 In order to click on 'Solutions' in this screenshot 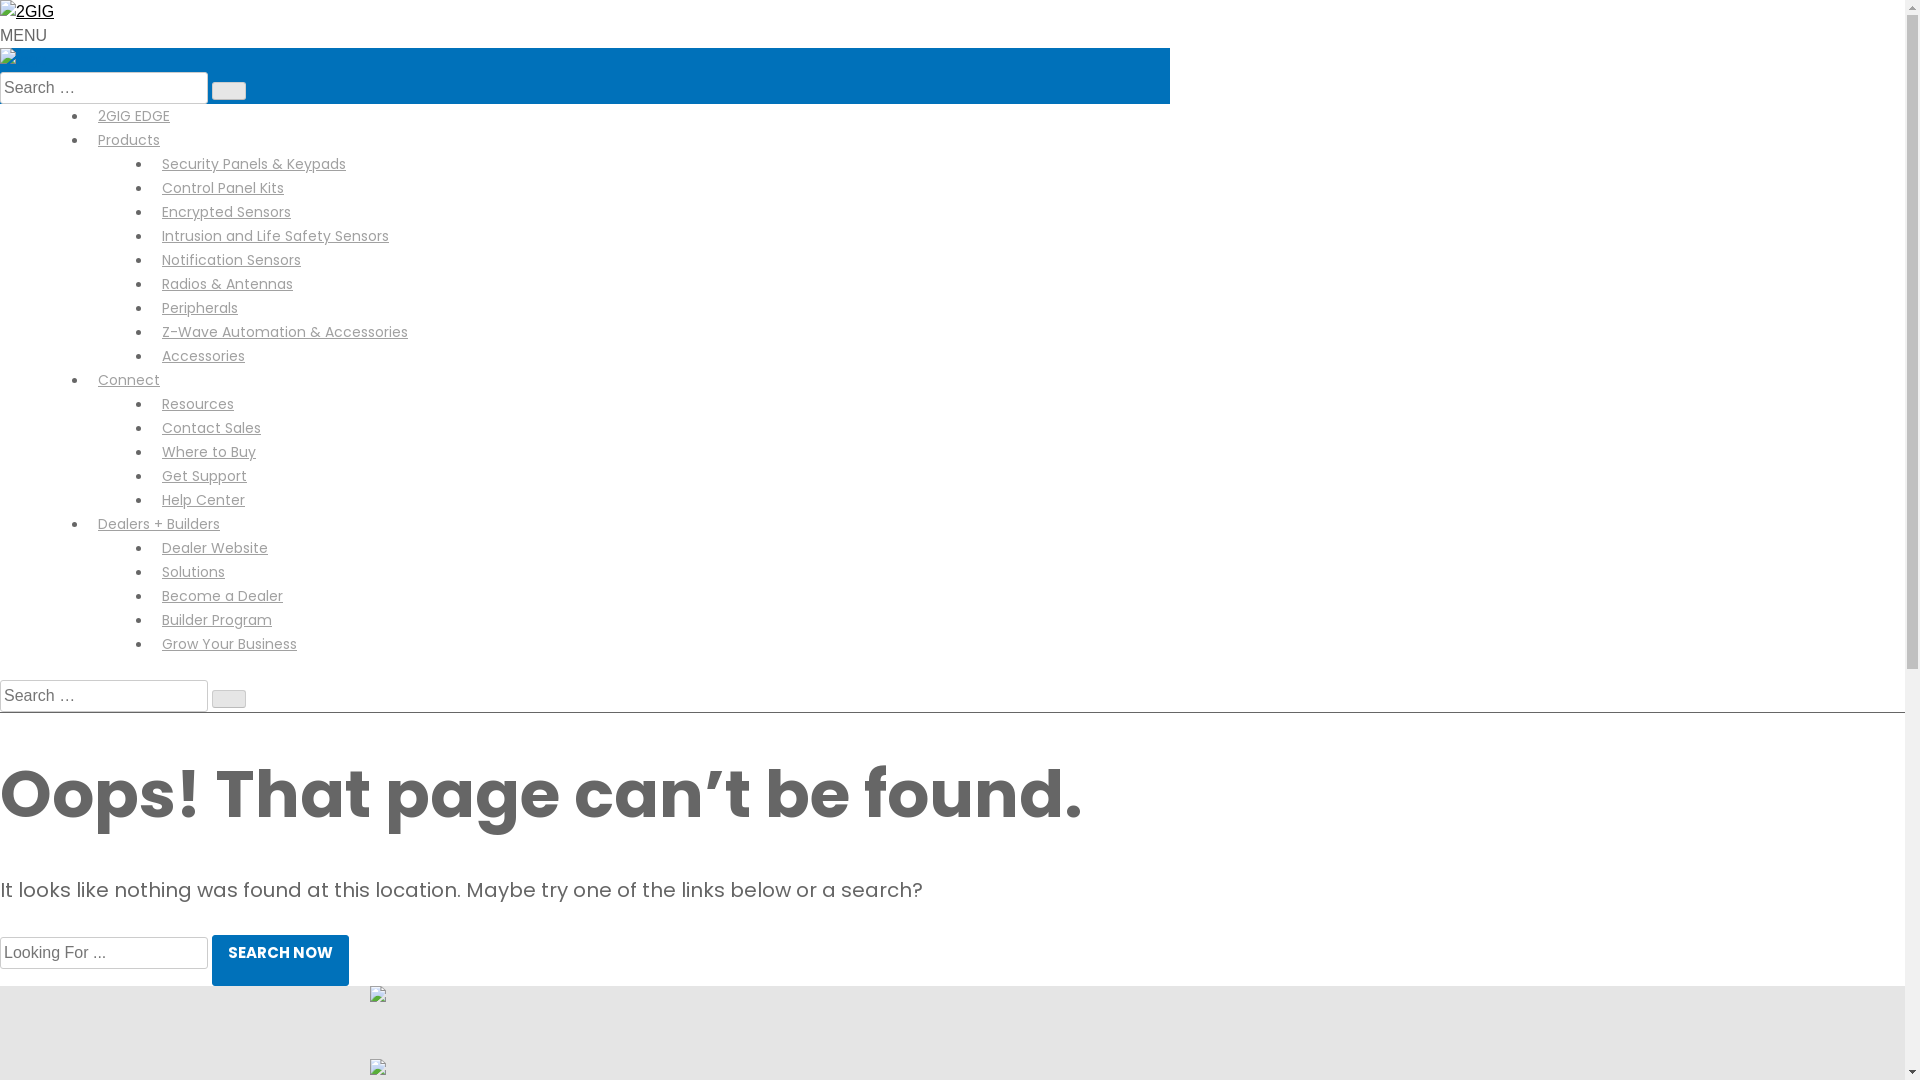, I will do `click(151, 571)`.